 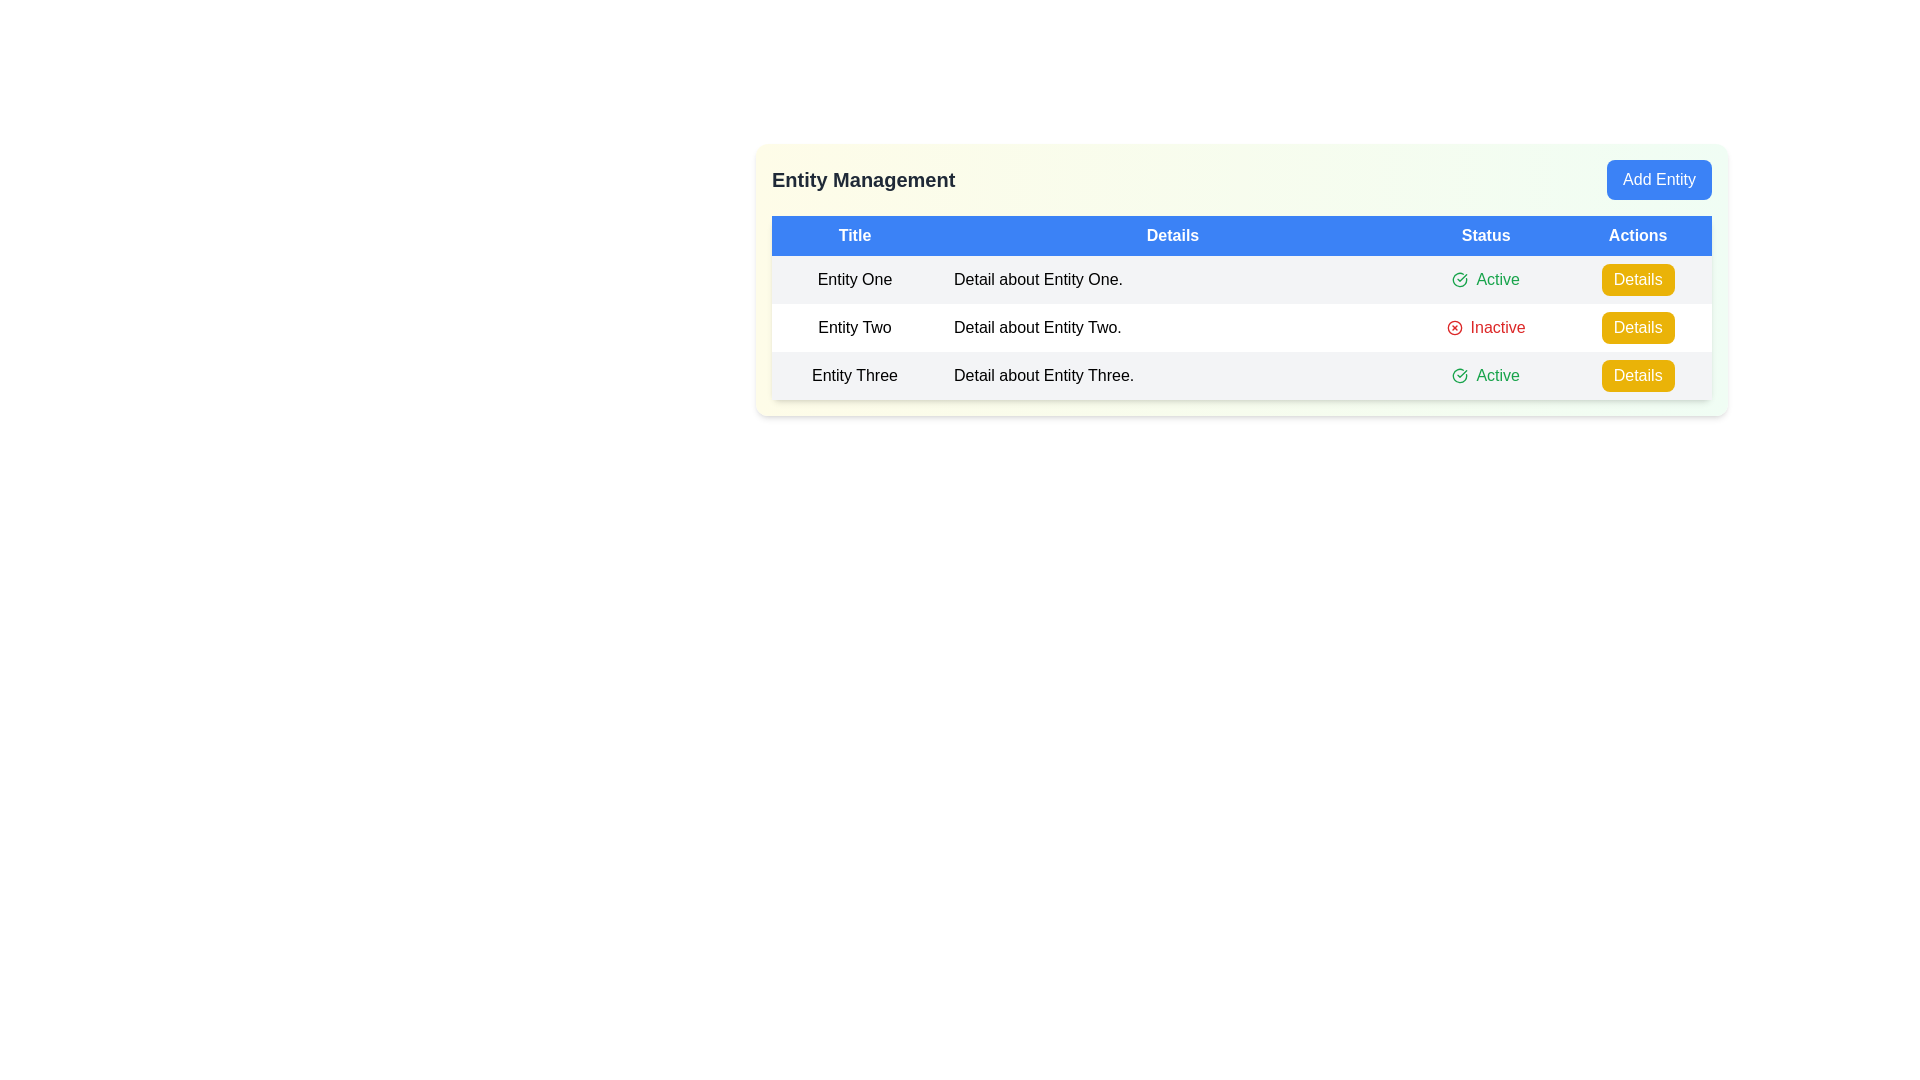 What do you see at coordinates (1486, 280) in the screenshot?
I see `the 'Active' status label with an icon located in the 'Status' column of the first row in the table, which provides immediate feedback about the entity's state` at bounding box center [1486, 280].